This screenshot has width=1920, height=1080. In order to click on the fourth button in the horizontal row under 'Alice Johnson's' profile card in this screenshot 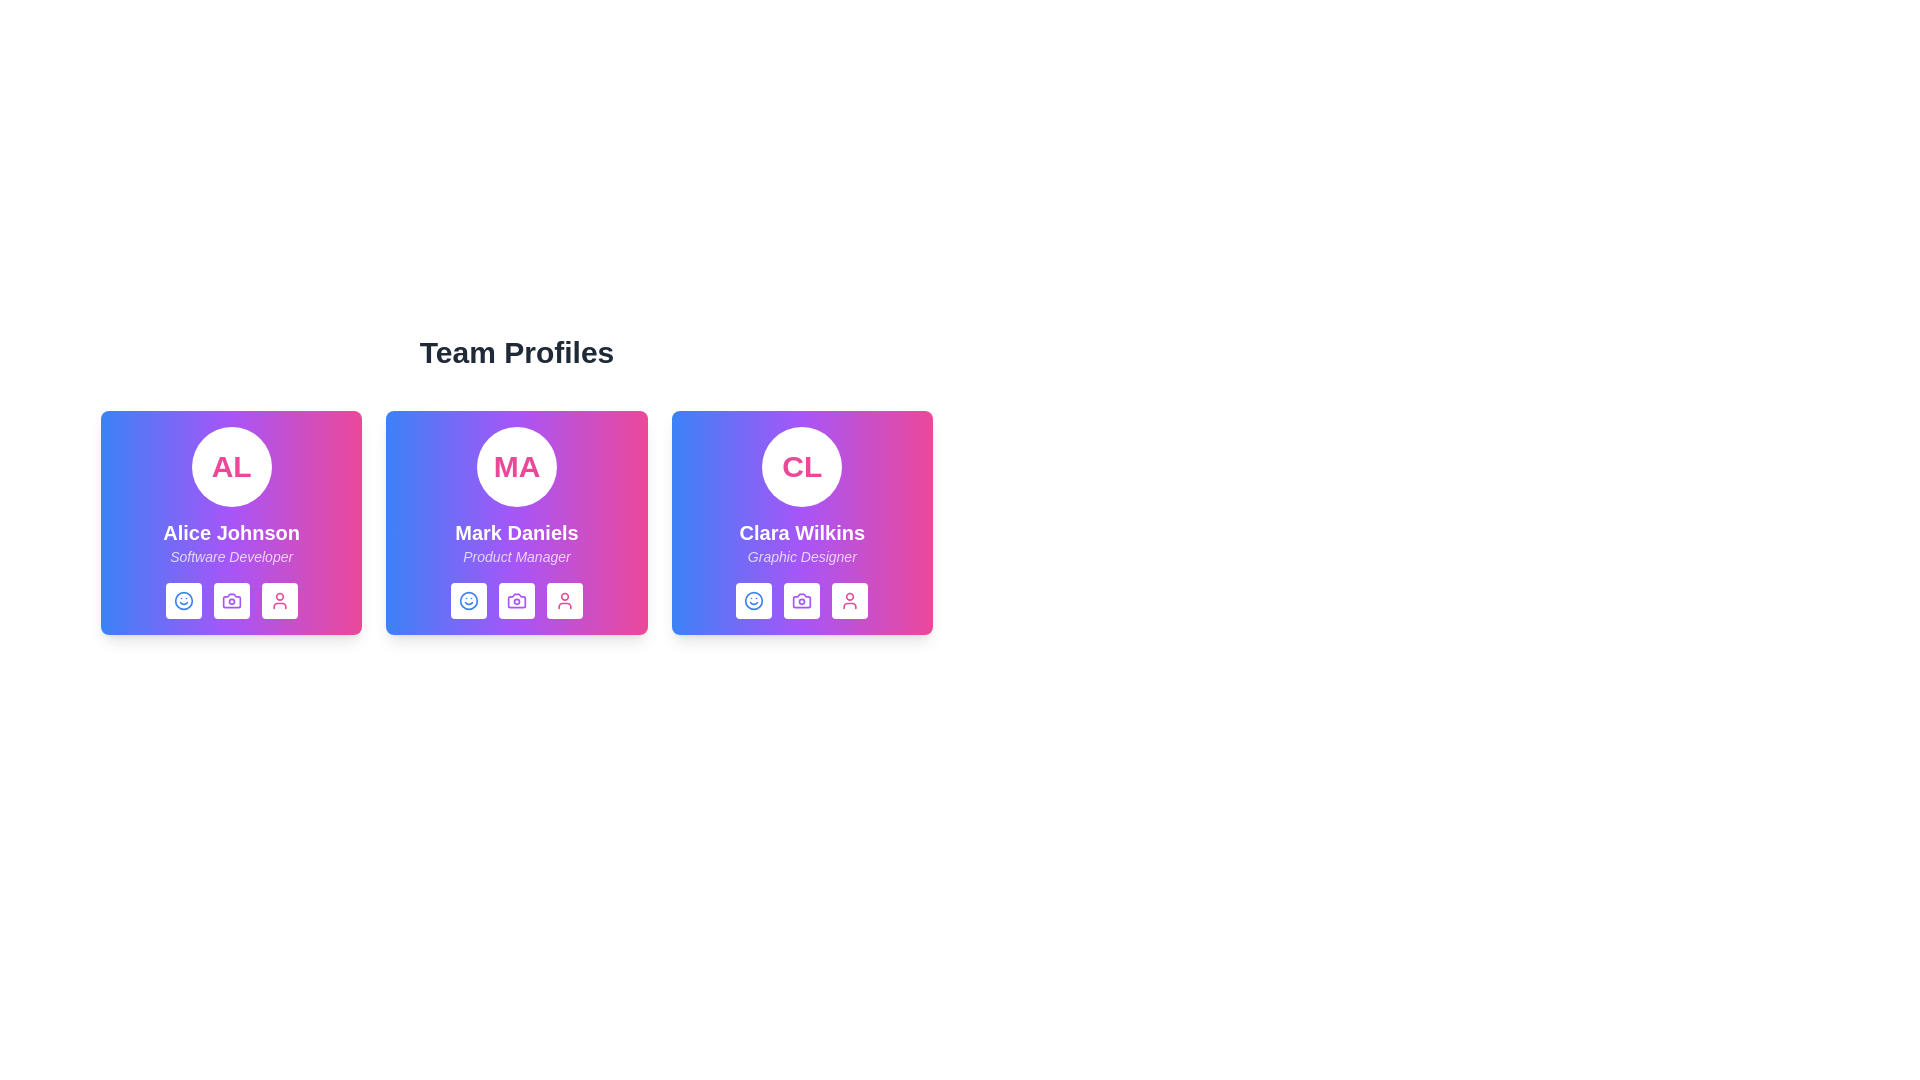, I will do `click(278, 600)`.